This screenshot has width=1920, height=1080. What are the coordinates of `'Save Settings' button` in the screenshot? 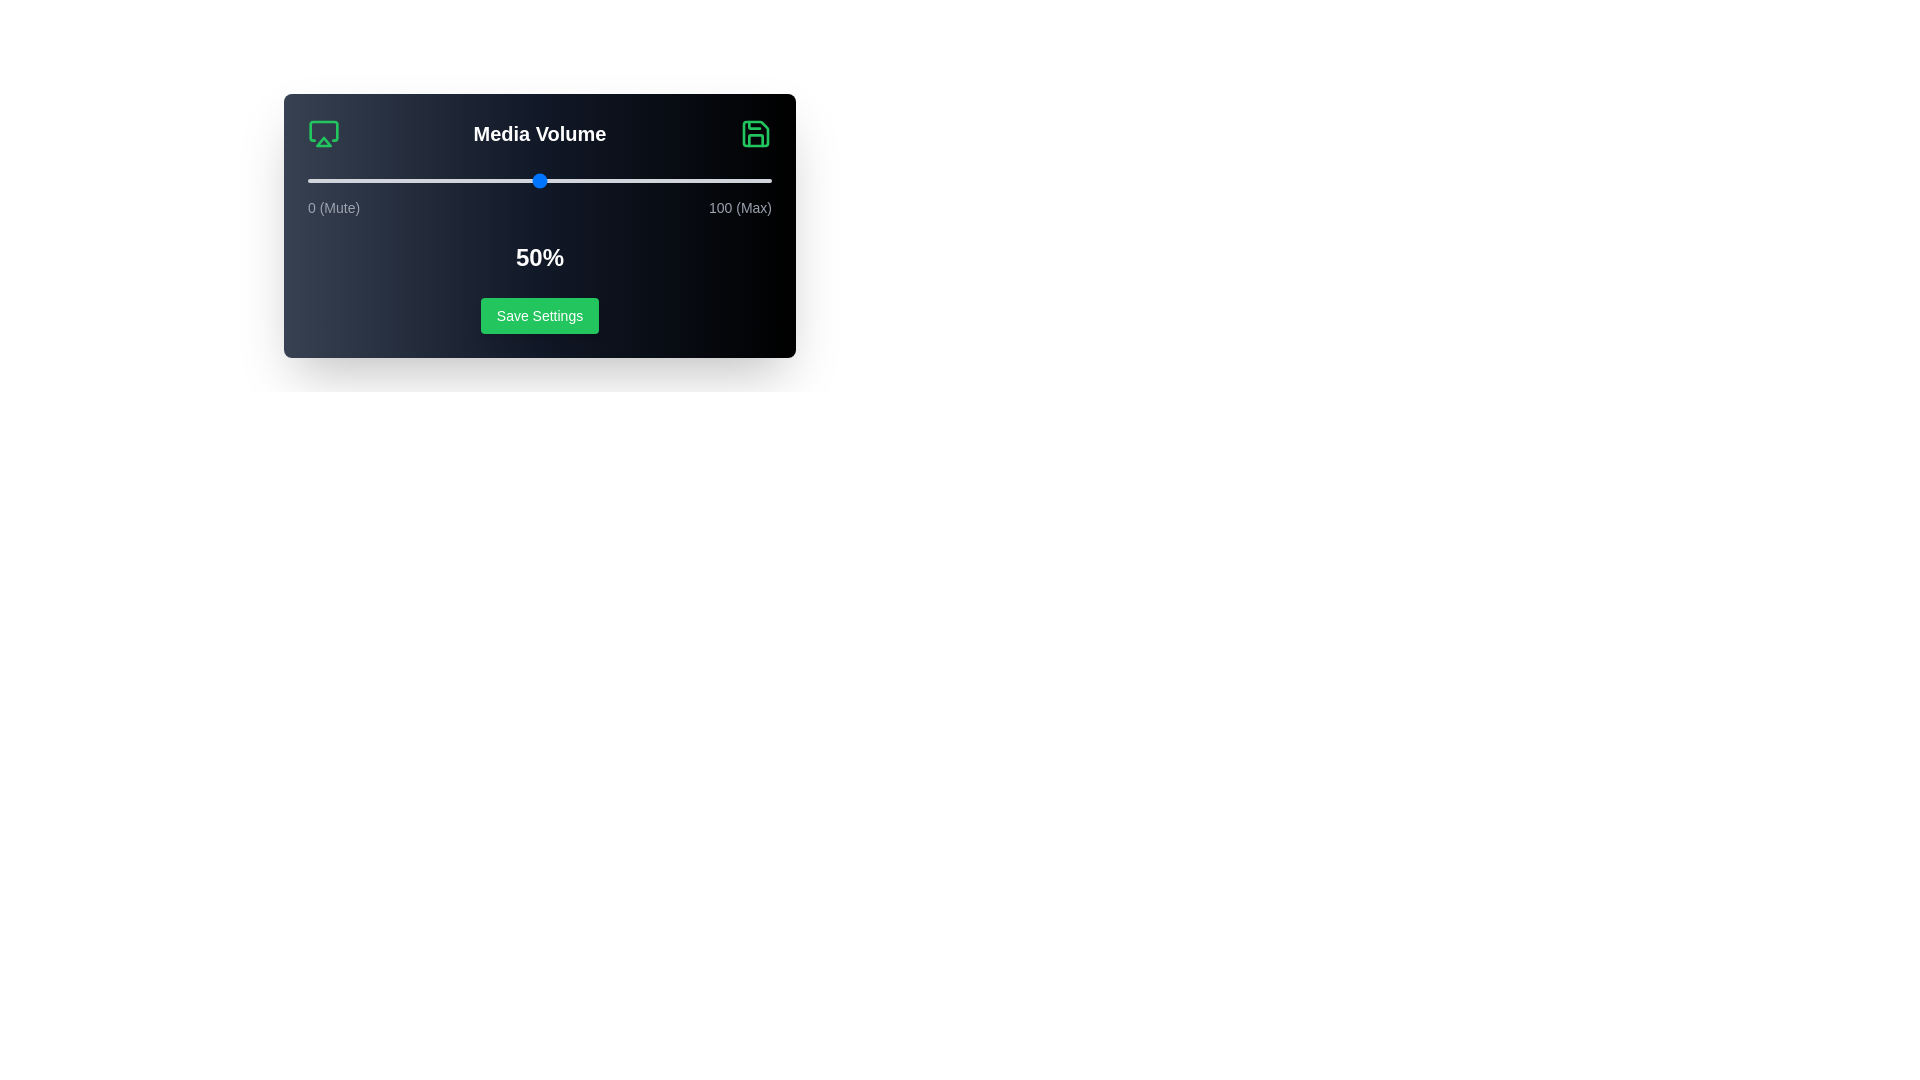 It's located at (539, 315).